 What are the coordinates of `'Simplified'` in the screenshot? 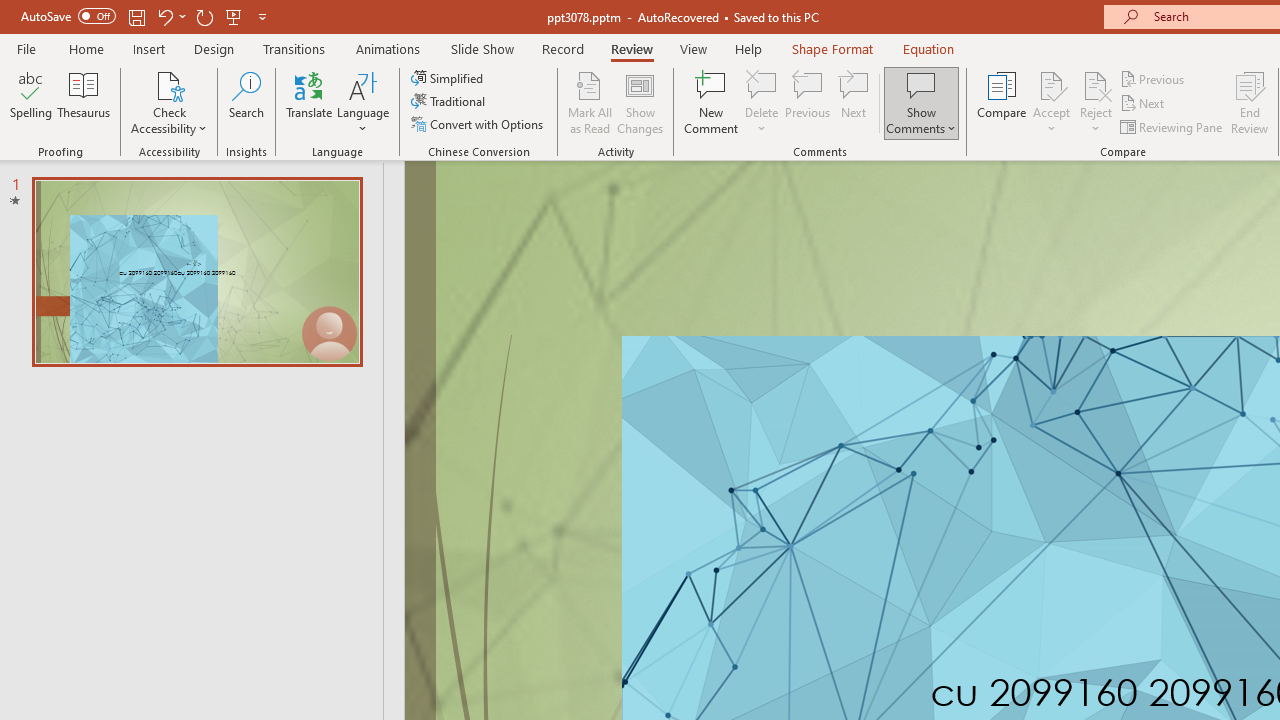 It's located at (448, 77).